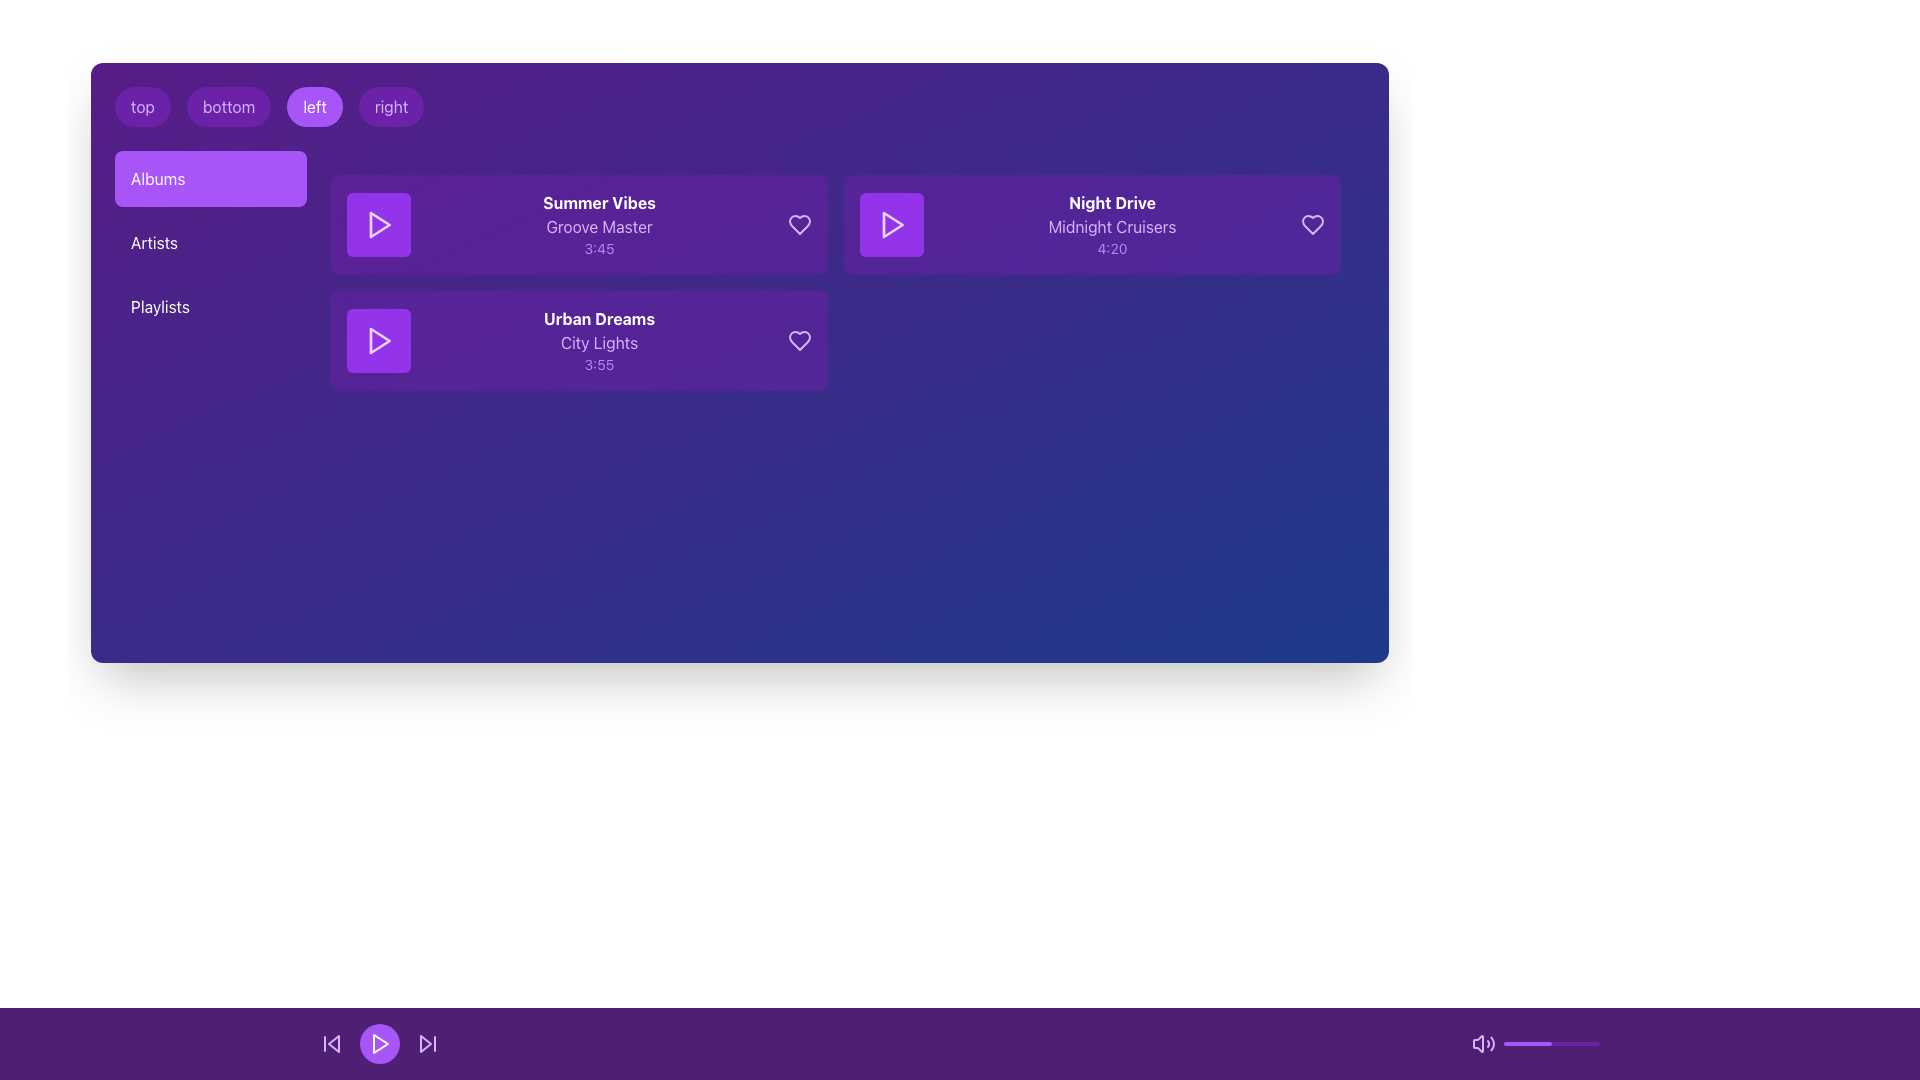  What do you see at coordinates (598, 365) in the screenshot?
I see `the Text Label displaying the duration of the song 'Urban Dreams', located at the bottom-center of the song item following 'City Lights'` at bounding box center [598, 365].